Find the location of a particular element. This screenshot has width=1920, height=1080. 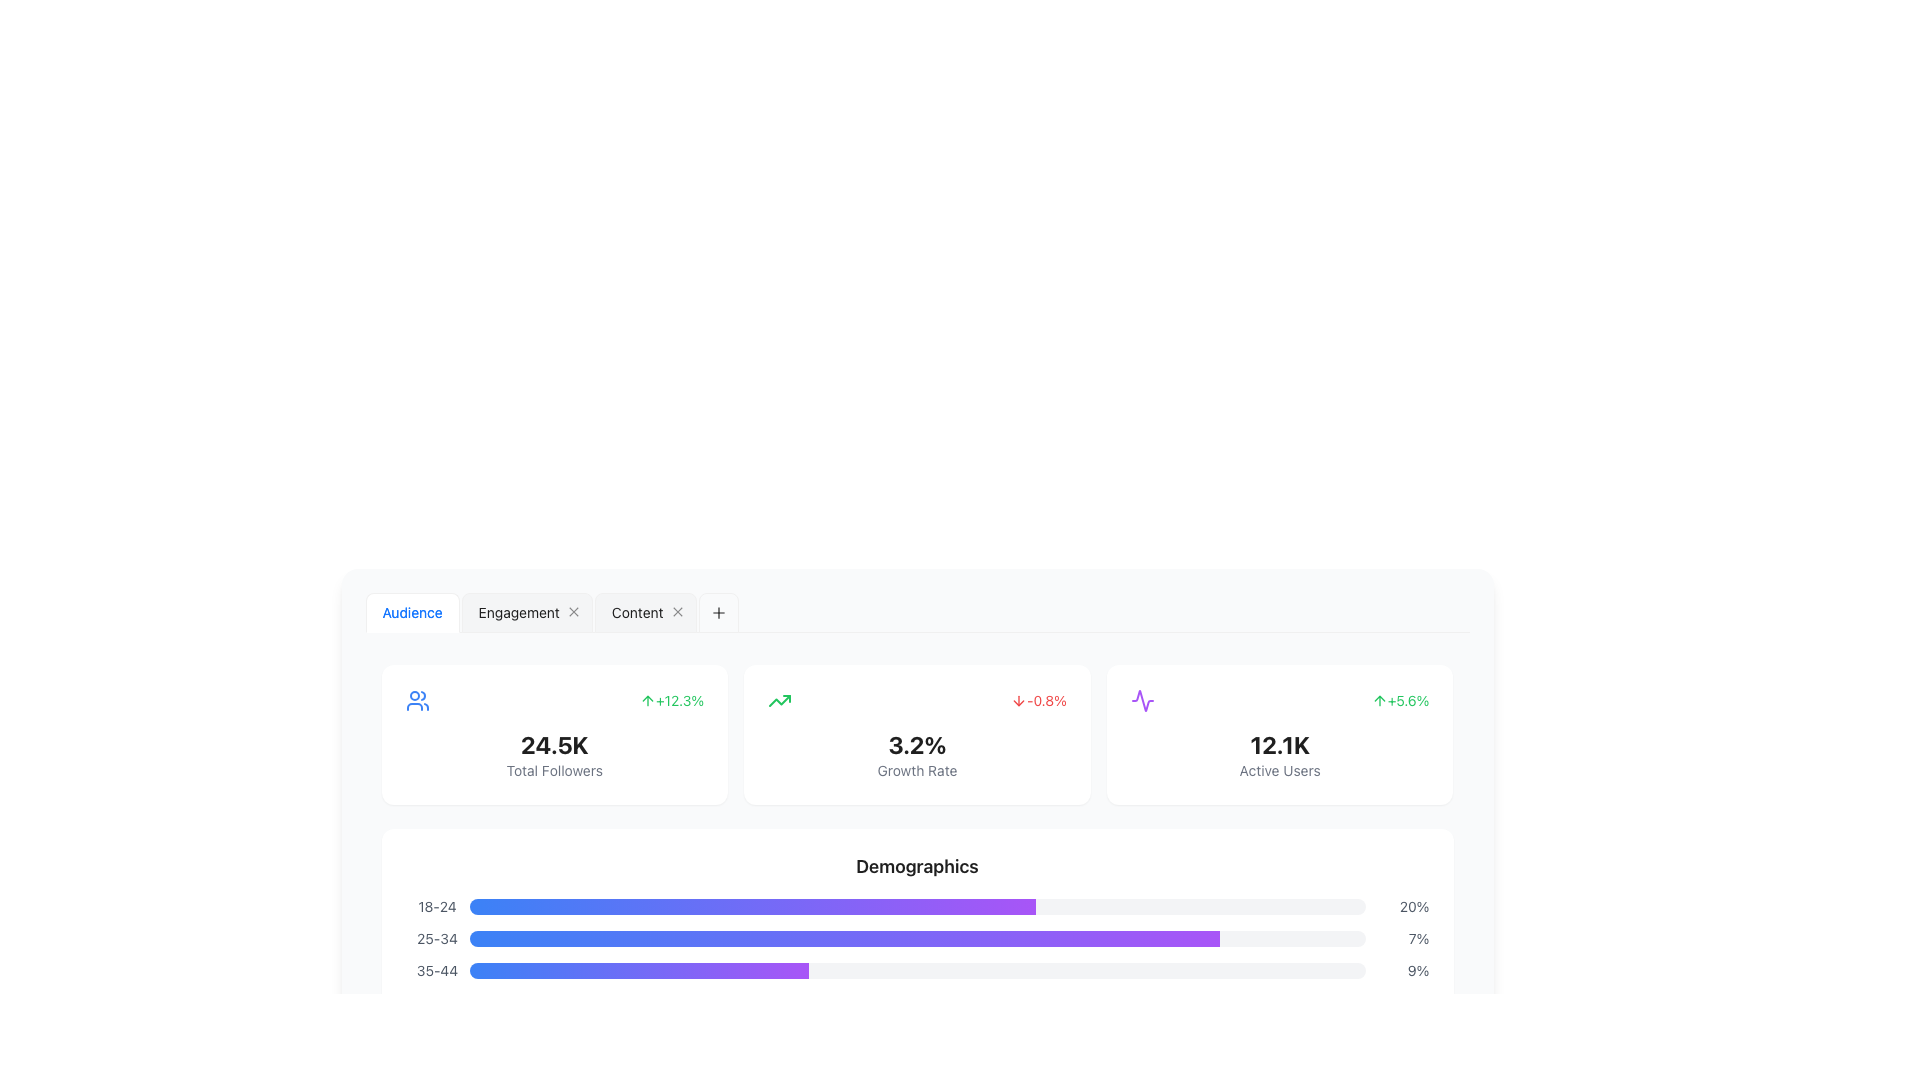

the 'Content' tab, which is the third tab in the horizontal tab bar is located at coordinates (636, 612).